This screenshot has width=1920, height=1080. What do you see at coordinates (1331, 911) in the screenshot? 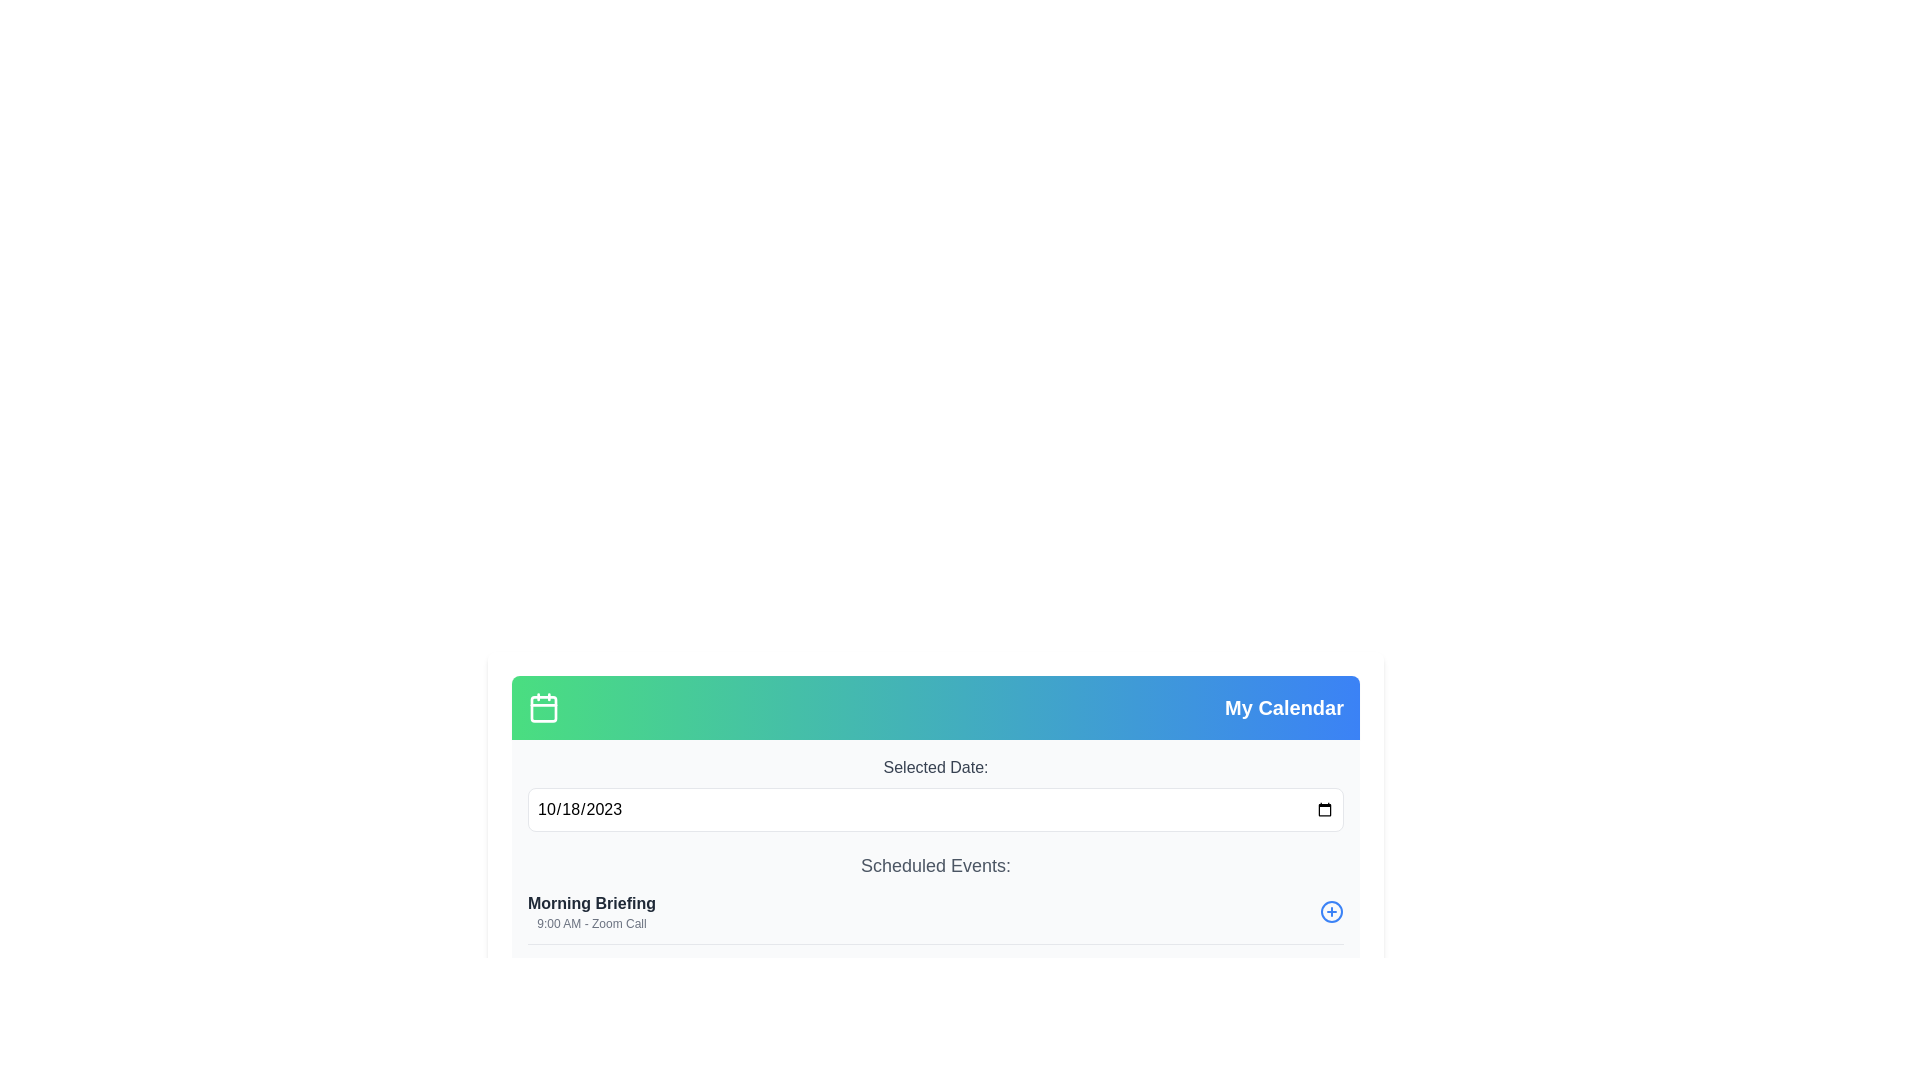
I see `the plus-circle button` at bounding box center [1331, 911].